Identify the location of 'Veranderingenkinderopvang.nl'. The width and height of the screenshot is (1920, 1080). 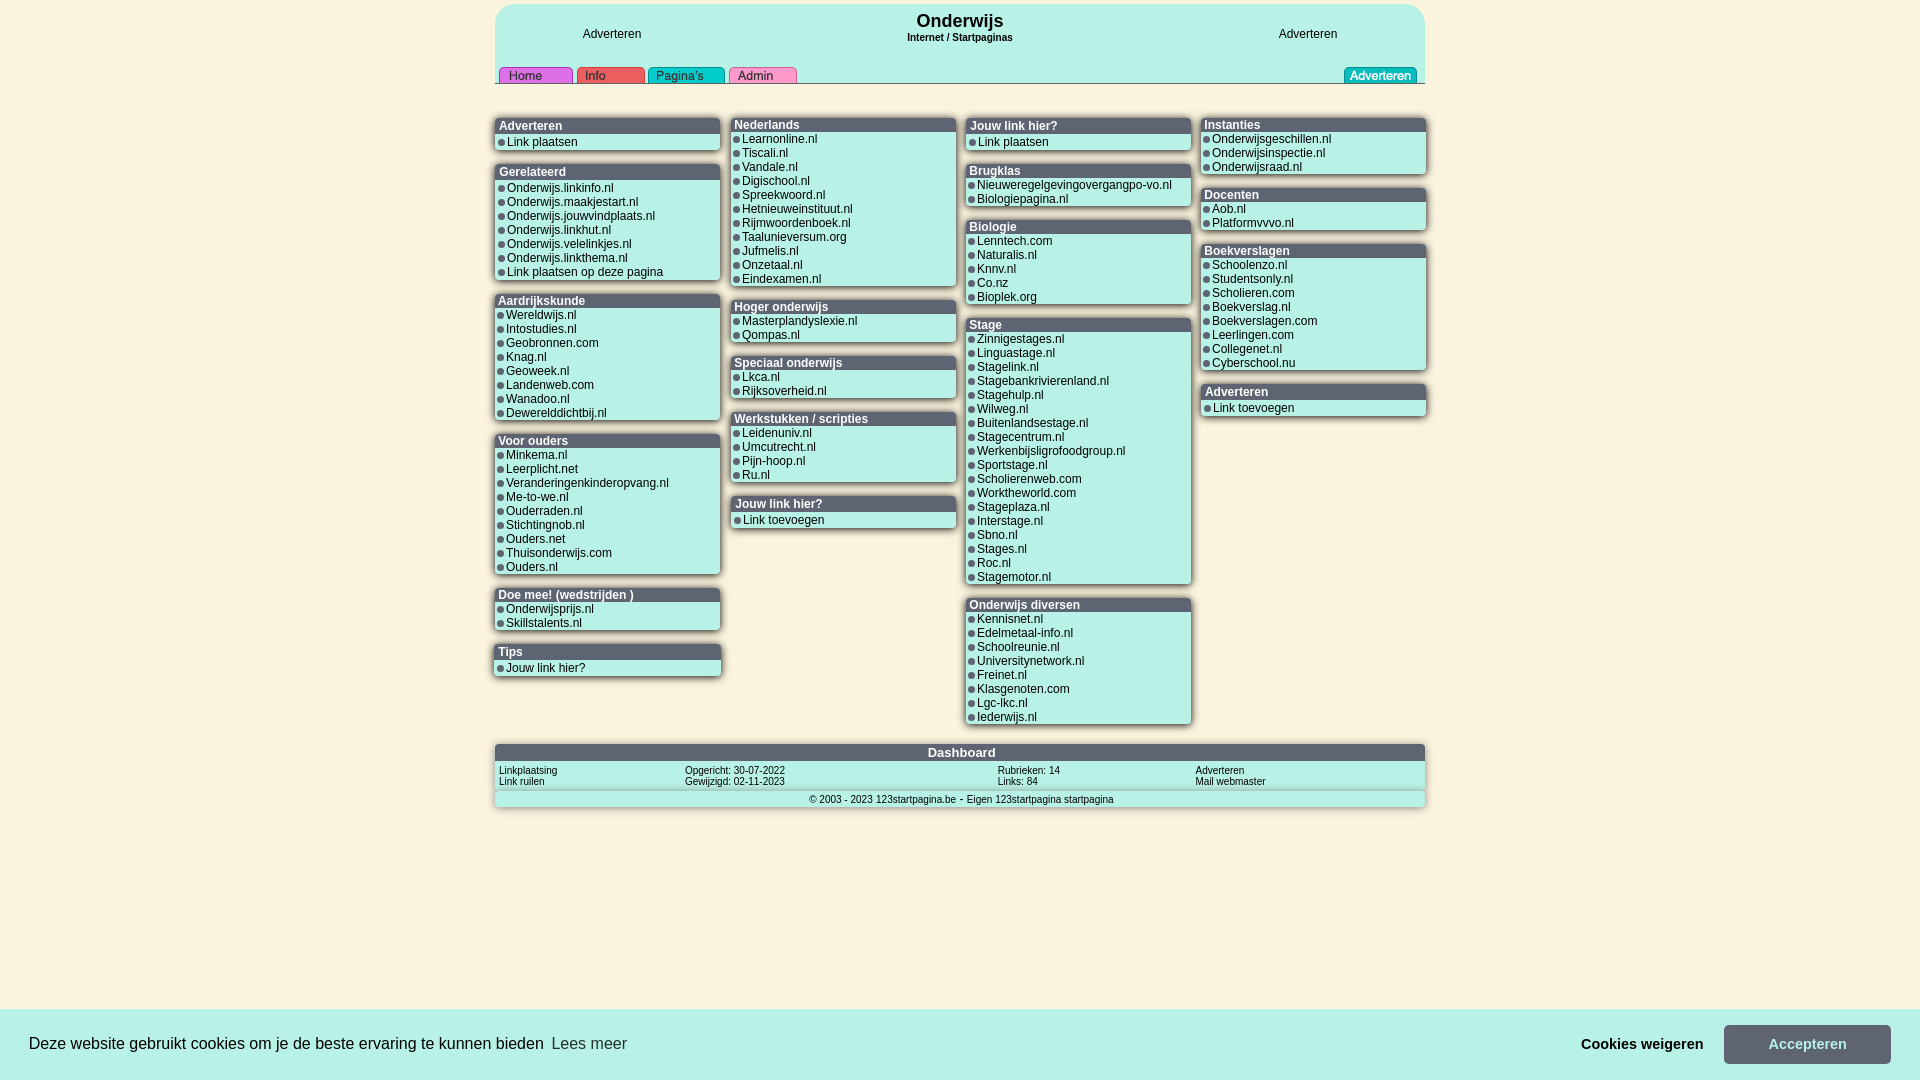
(586, 482).